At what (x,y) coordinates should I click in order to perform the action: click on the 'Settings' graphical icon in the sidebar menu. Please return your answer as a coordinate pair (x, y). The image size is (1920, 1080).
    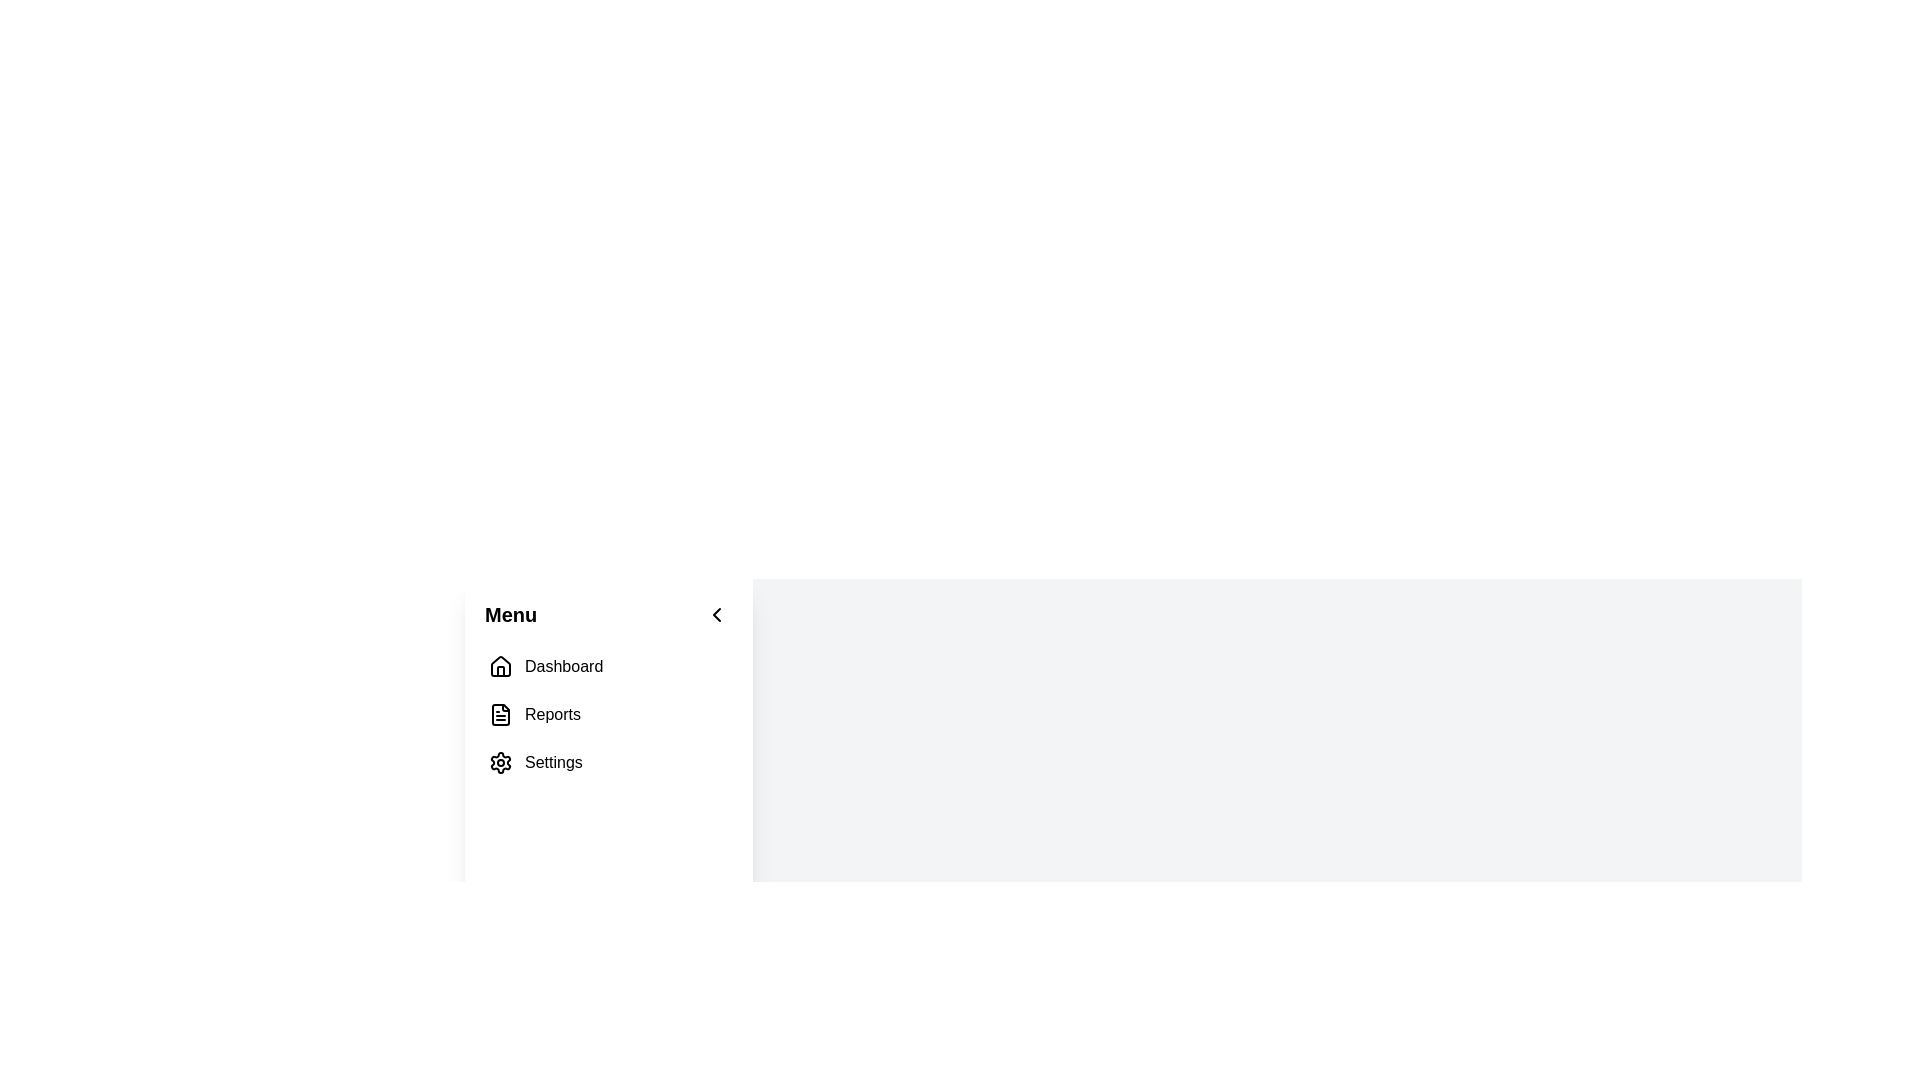
    Looking at the image, I should click on (500, 763).